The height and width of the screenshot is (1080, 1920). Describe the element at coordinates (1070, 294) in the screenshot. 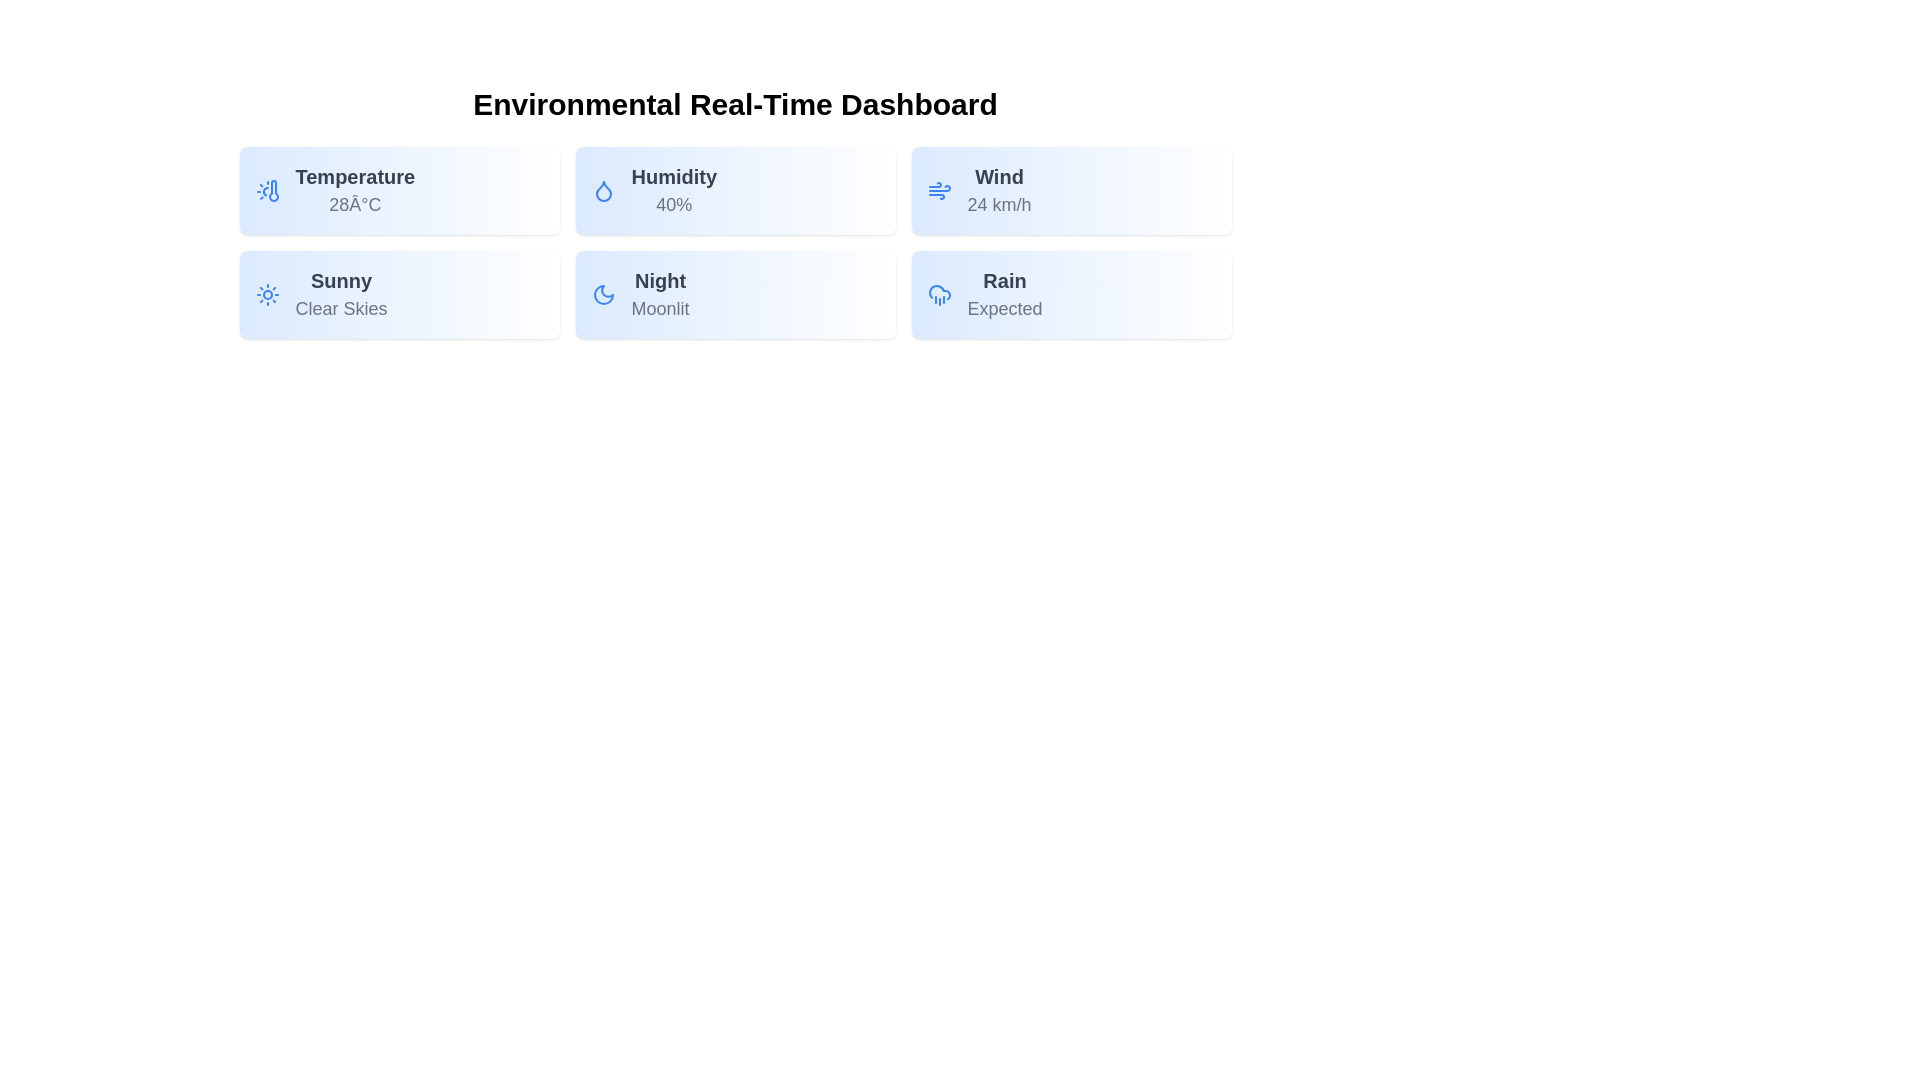

I see `the Information card that indicates rain is expected, positioned at the bottom right of the grid layout, next to the 'Night Moonlit' card and below the 'Wind 24 km/h' card` at that location.